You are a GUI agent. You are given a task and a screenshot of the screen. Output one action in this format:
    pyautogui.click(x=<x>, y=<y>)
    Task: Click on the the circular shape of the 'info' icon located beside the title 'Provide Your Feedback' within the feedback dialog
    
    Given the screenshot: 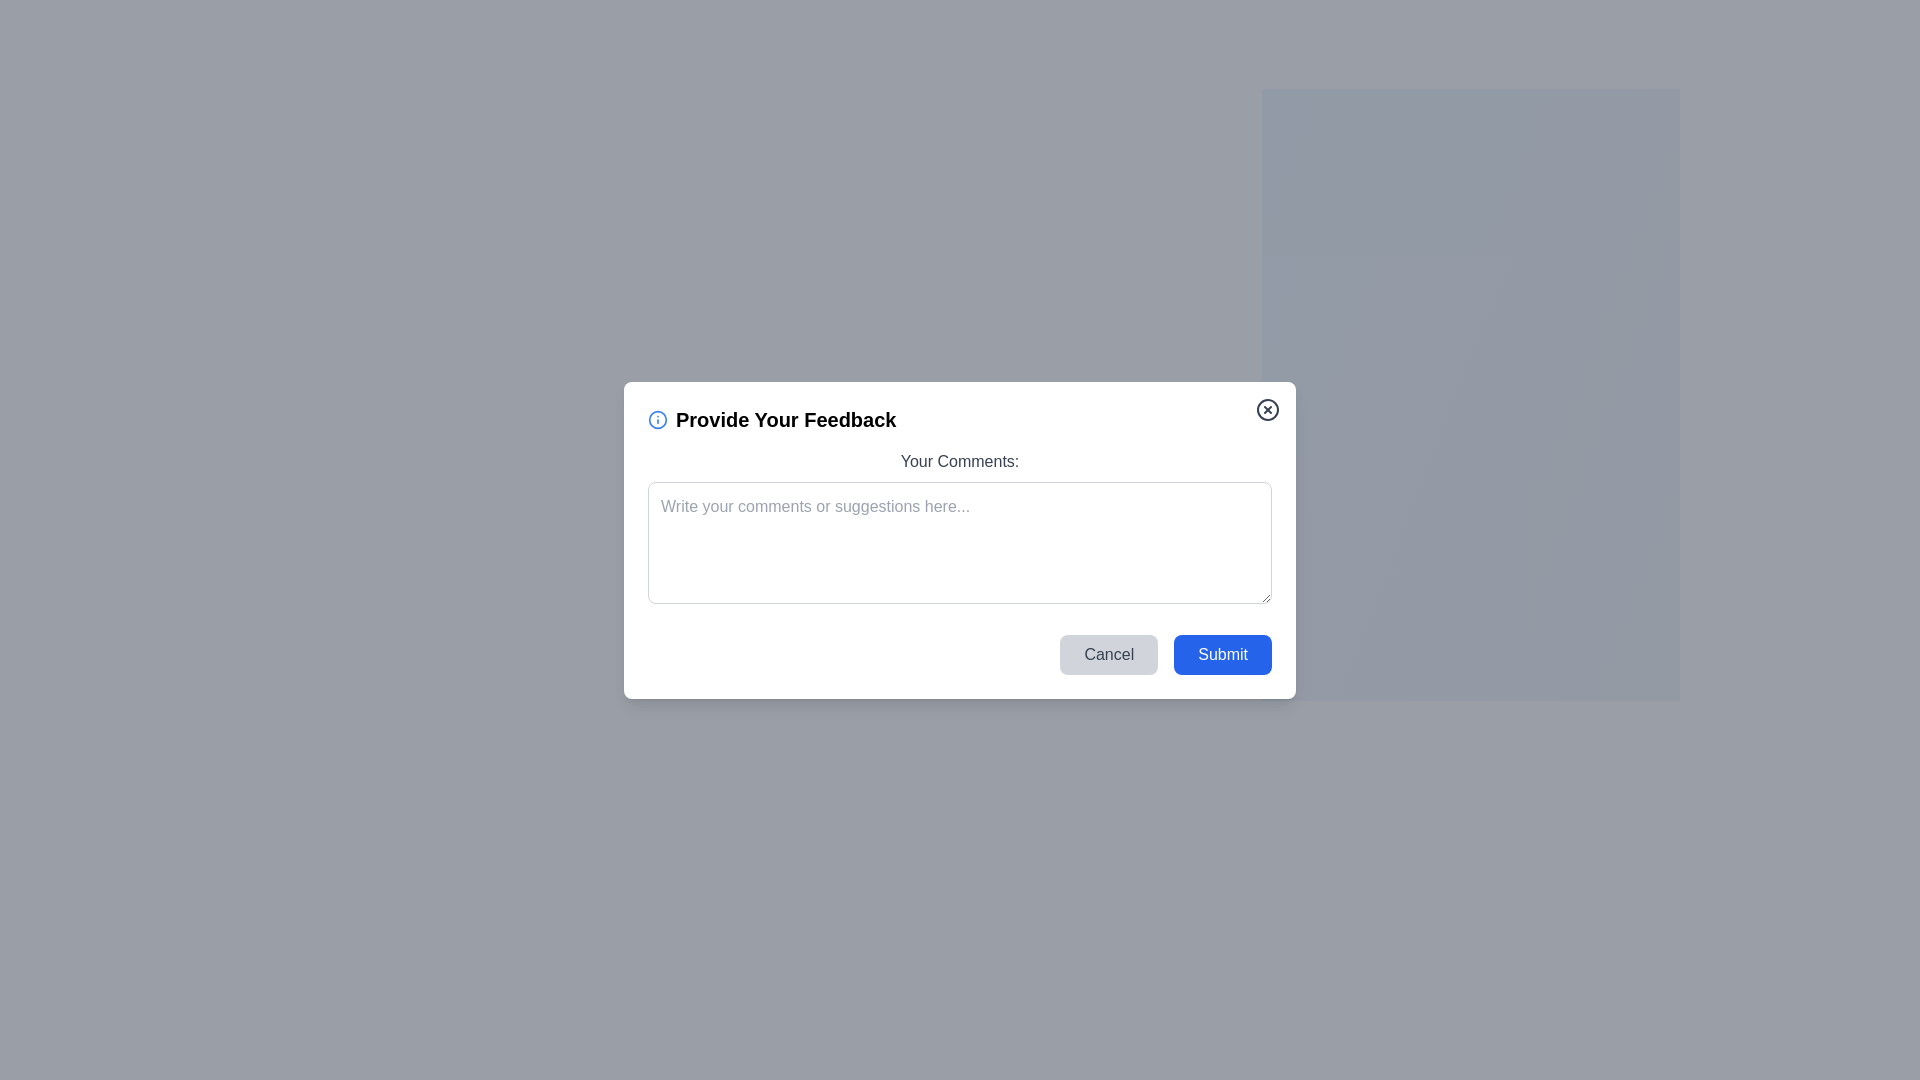 What is the action you would take?
    pyautogui.click(x=657, y=418)
    